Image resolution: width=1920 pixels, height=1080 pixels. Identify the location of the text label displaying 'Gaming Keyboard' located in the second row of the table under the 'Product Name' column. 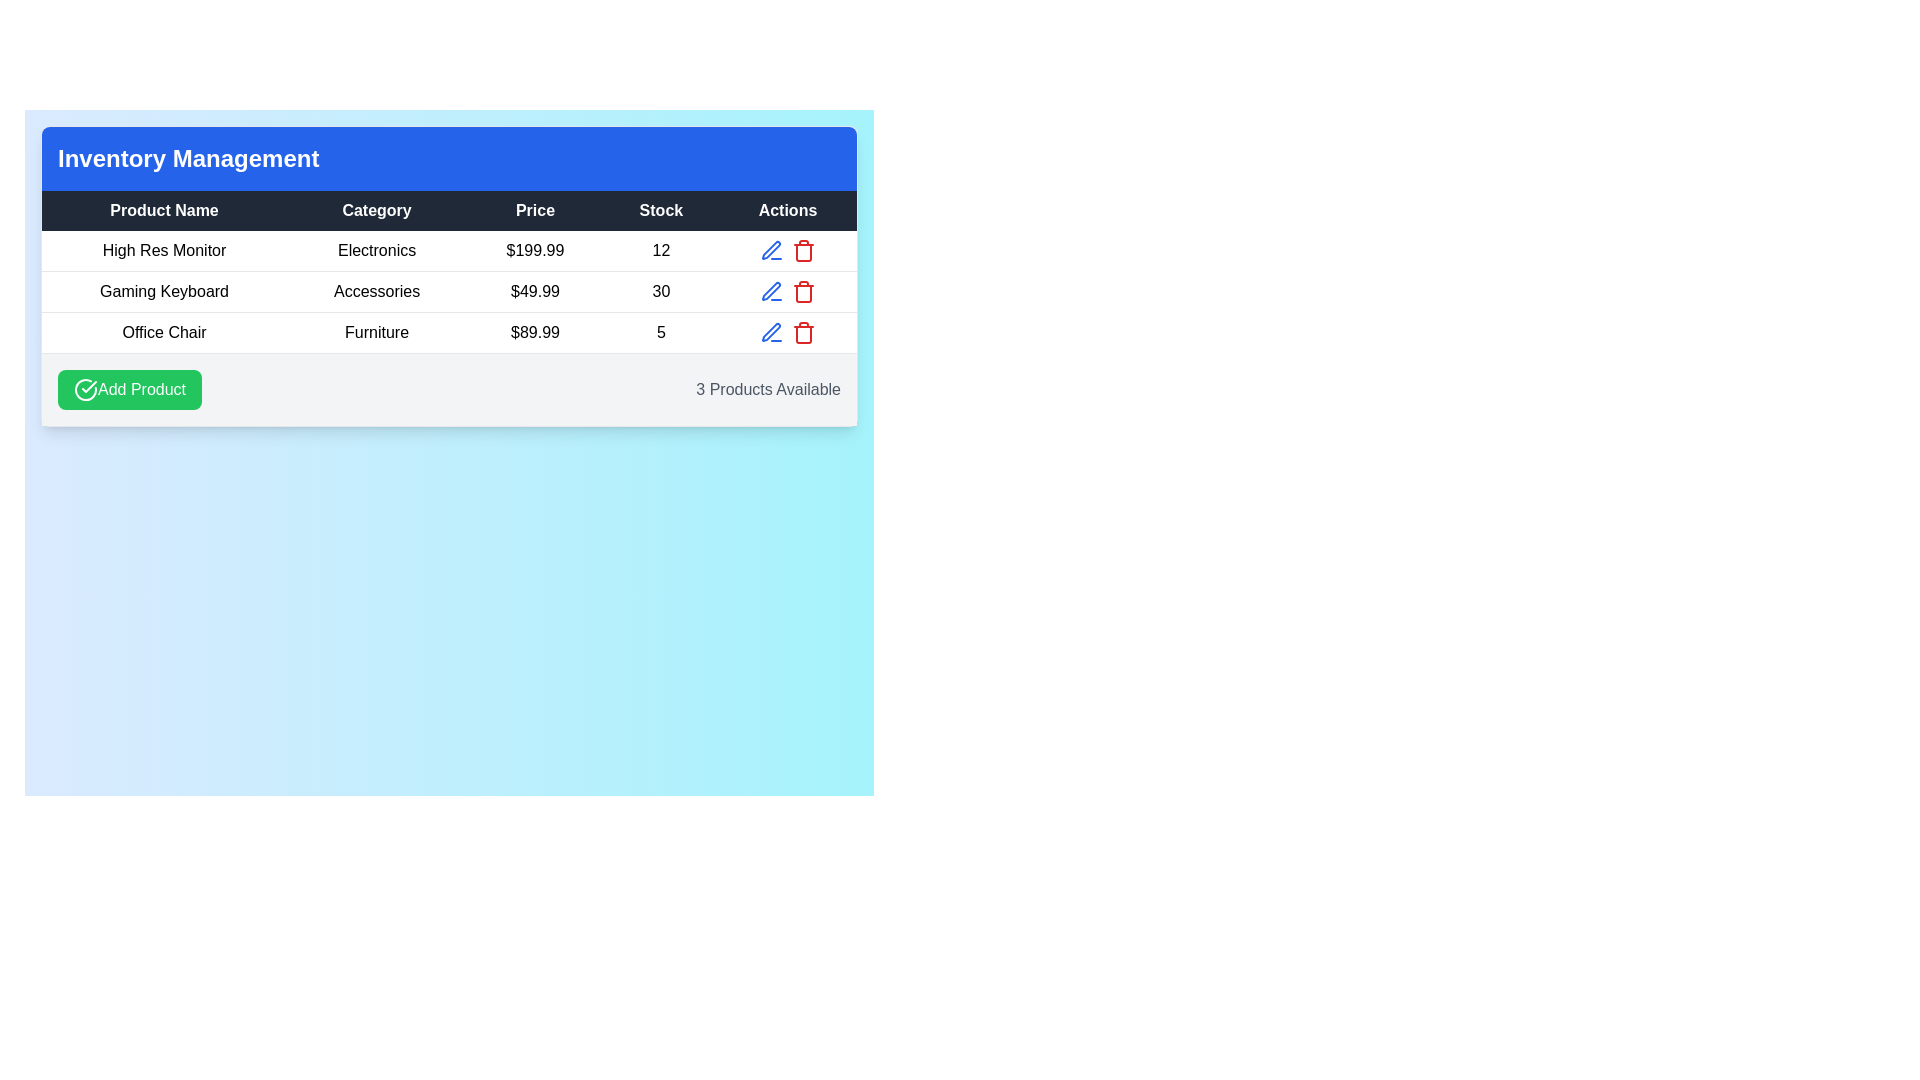
(164, 292).